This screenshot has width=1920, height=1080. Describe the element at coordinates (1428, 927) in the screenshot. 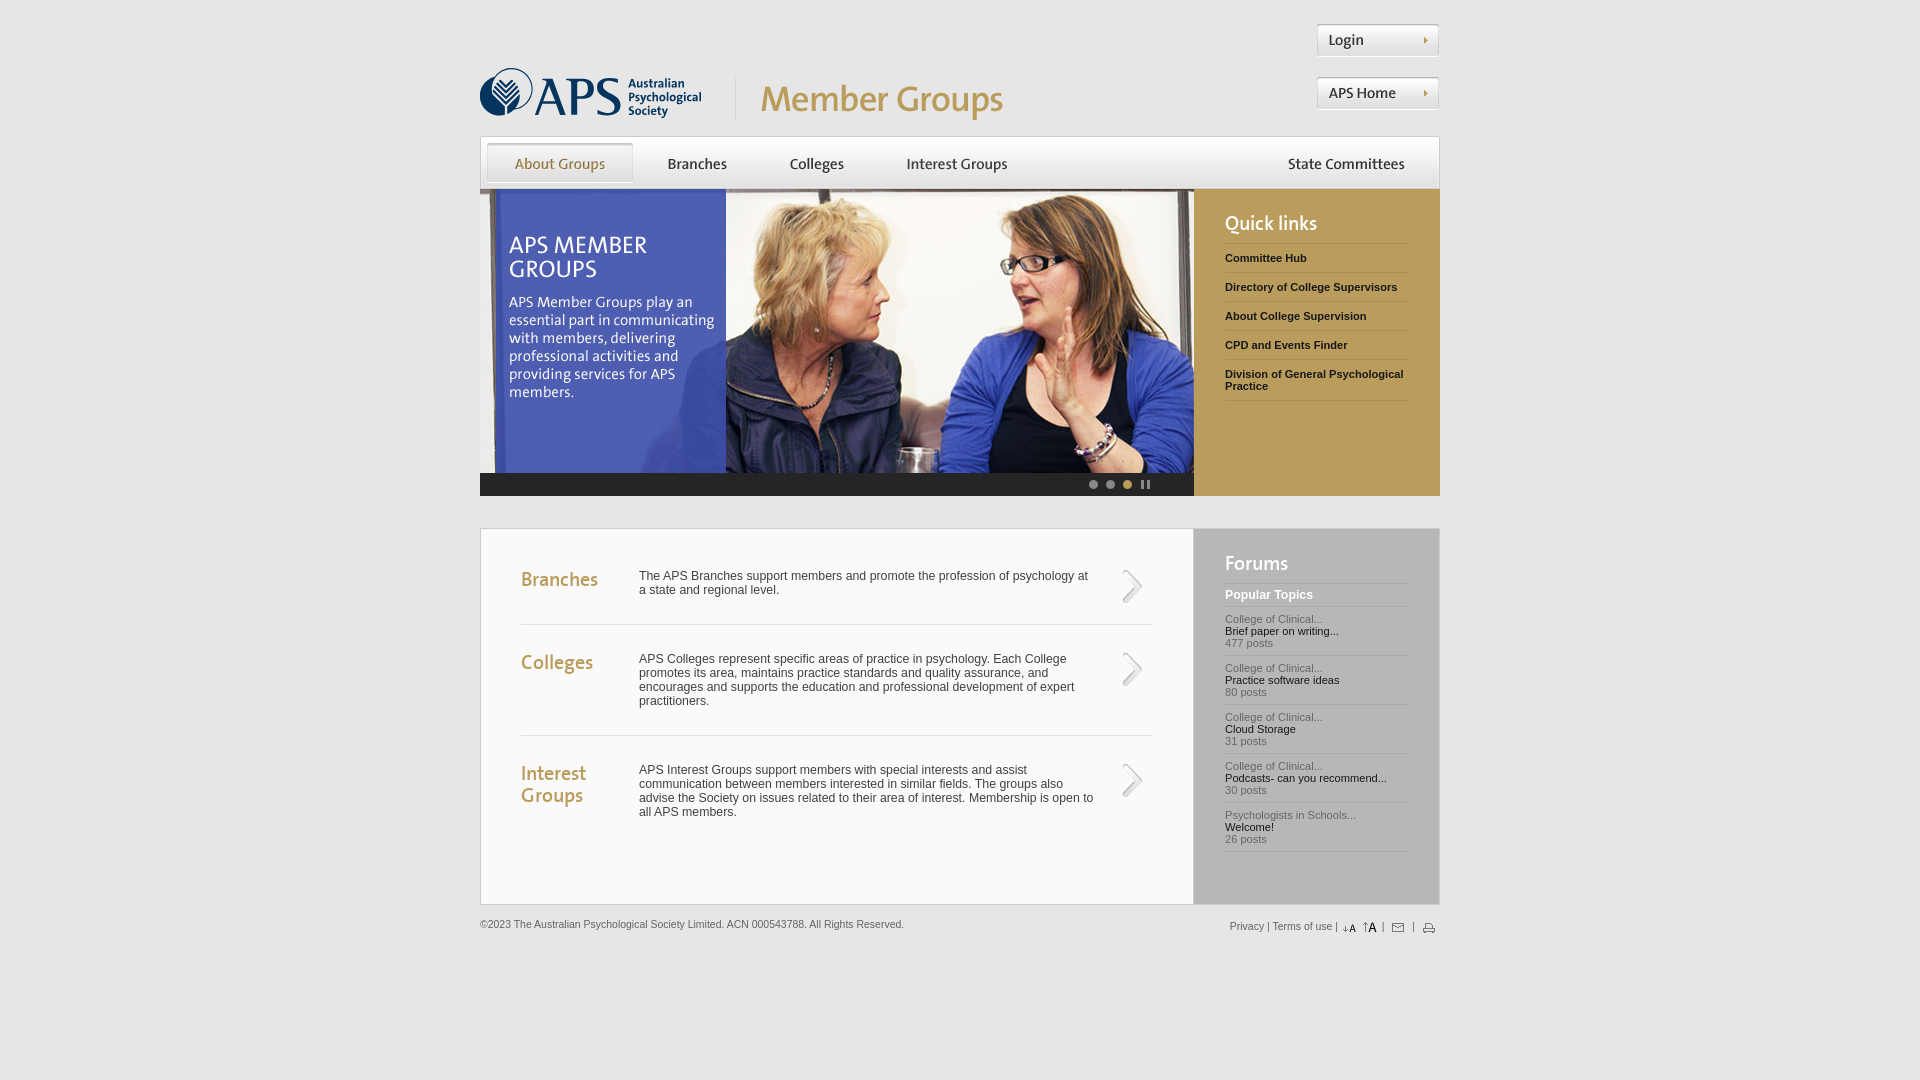

I see `'Print this page'` at that location.